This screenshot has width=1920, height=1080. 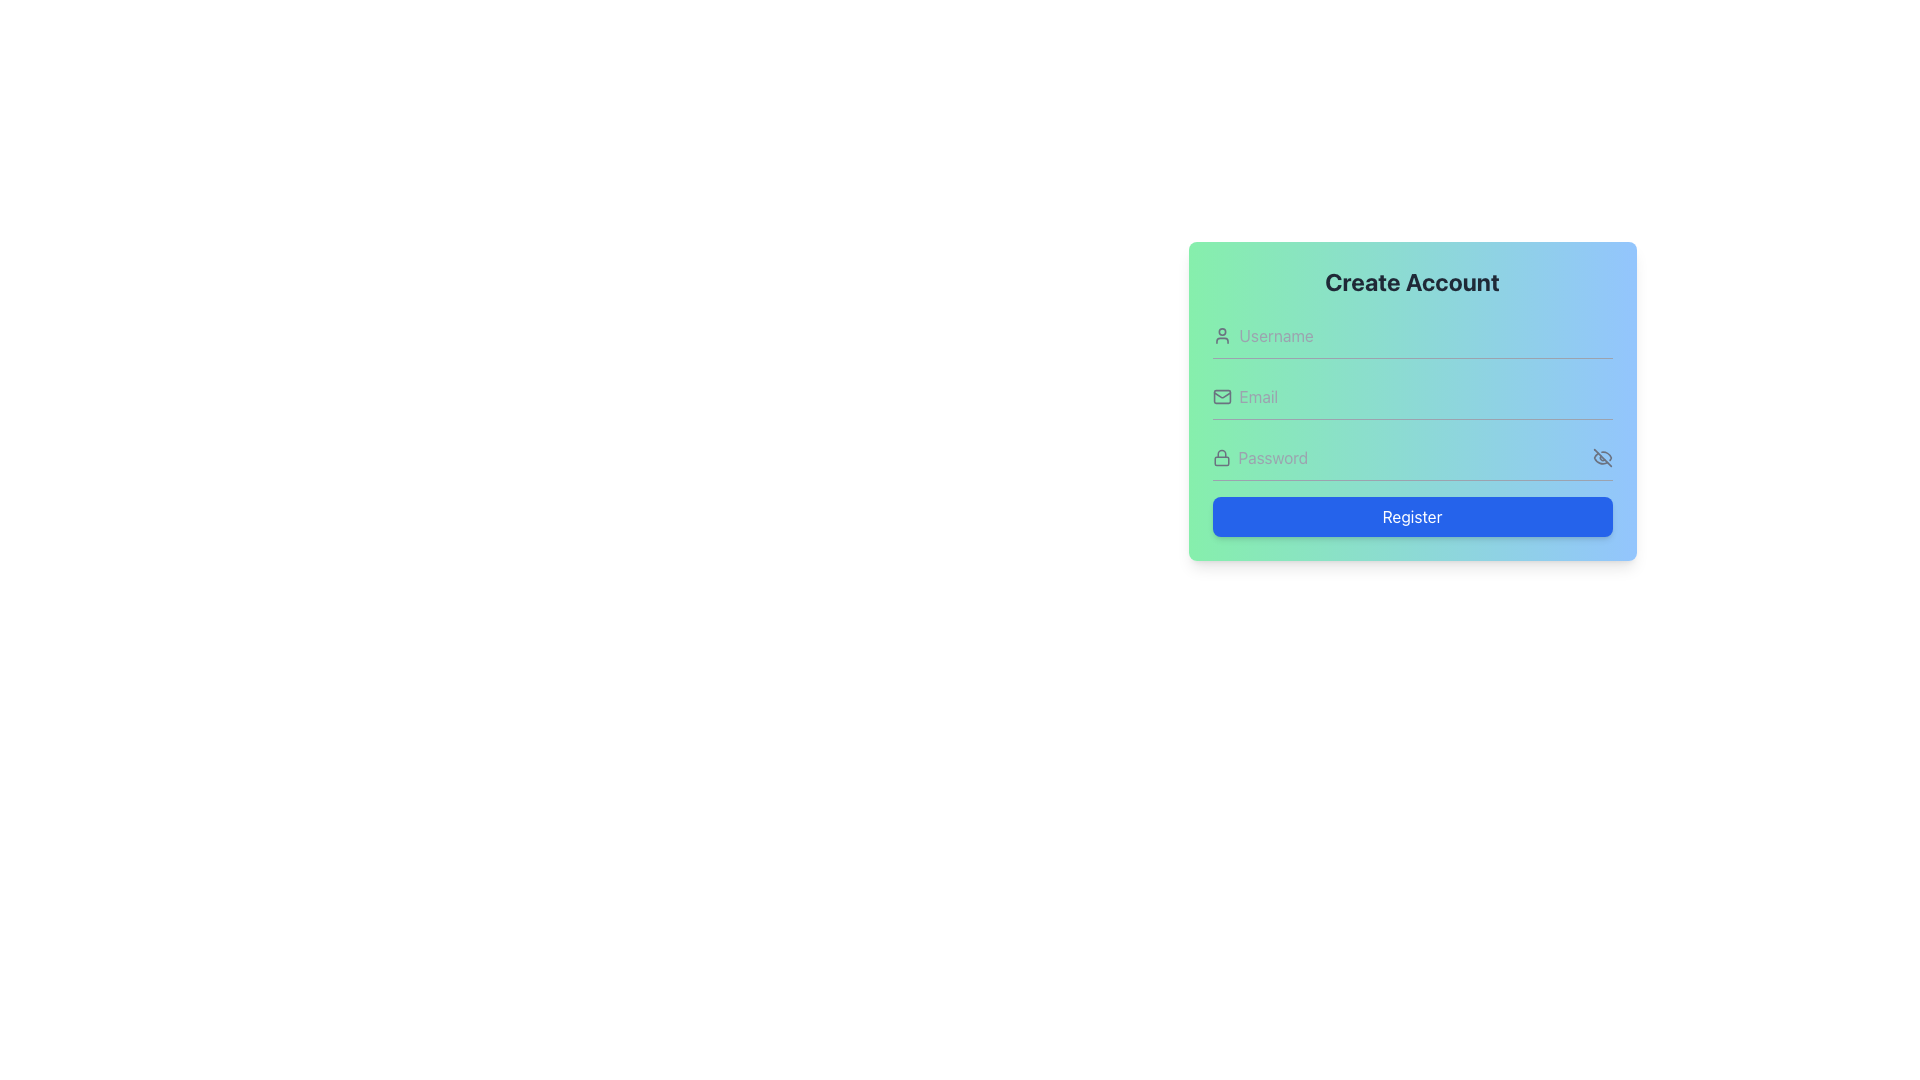 What do you see at coordinates (1221, 397) in the screenshot?
I see `the rectangular vector graphic resembling an envelope, which is located in the upper left part of the email icon` at bounding box center [1221, 397].